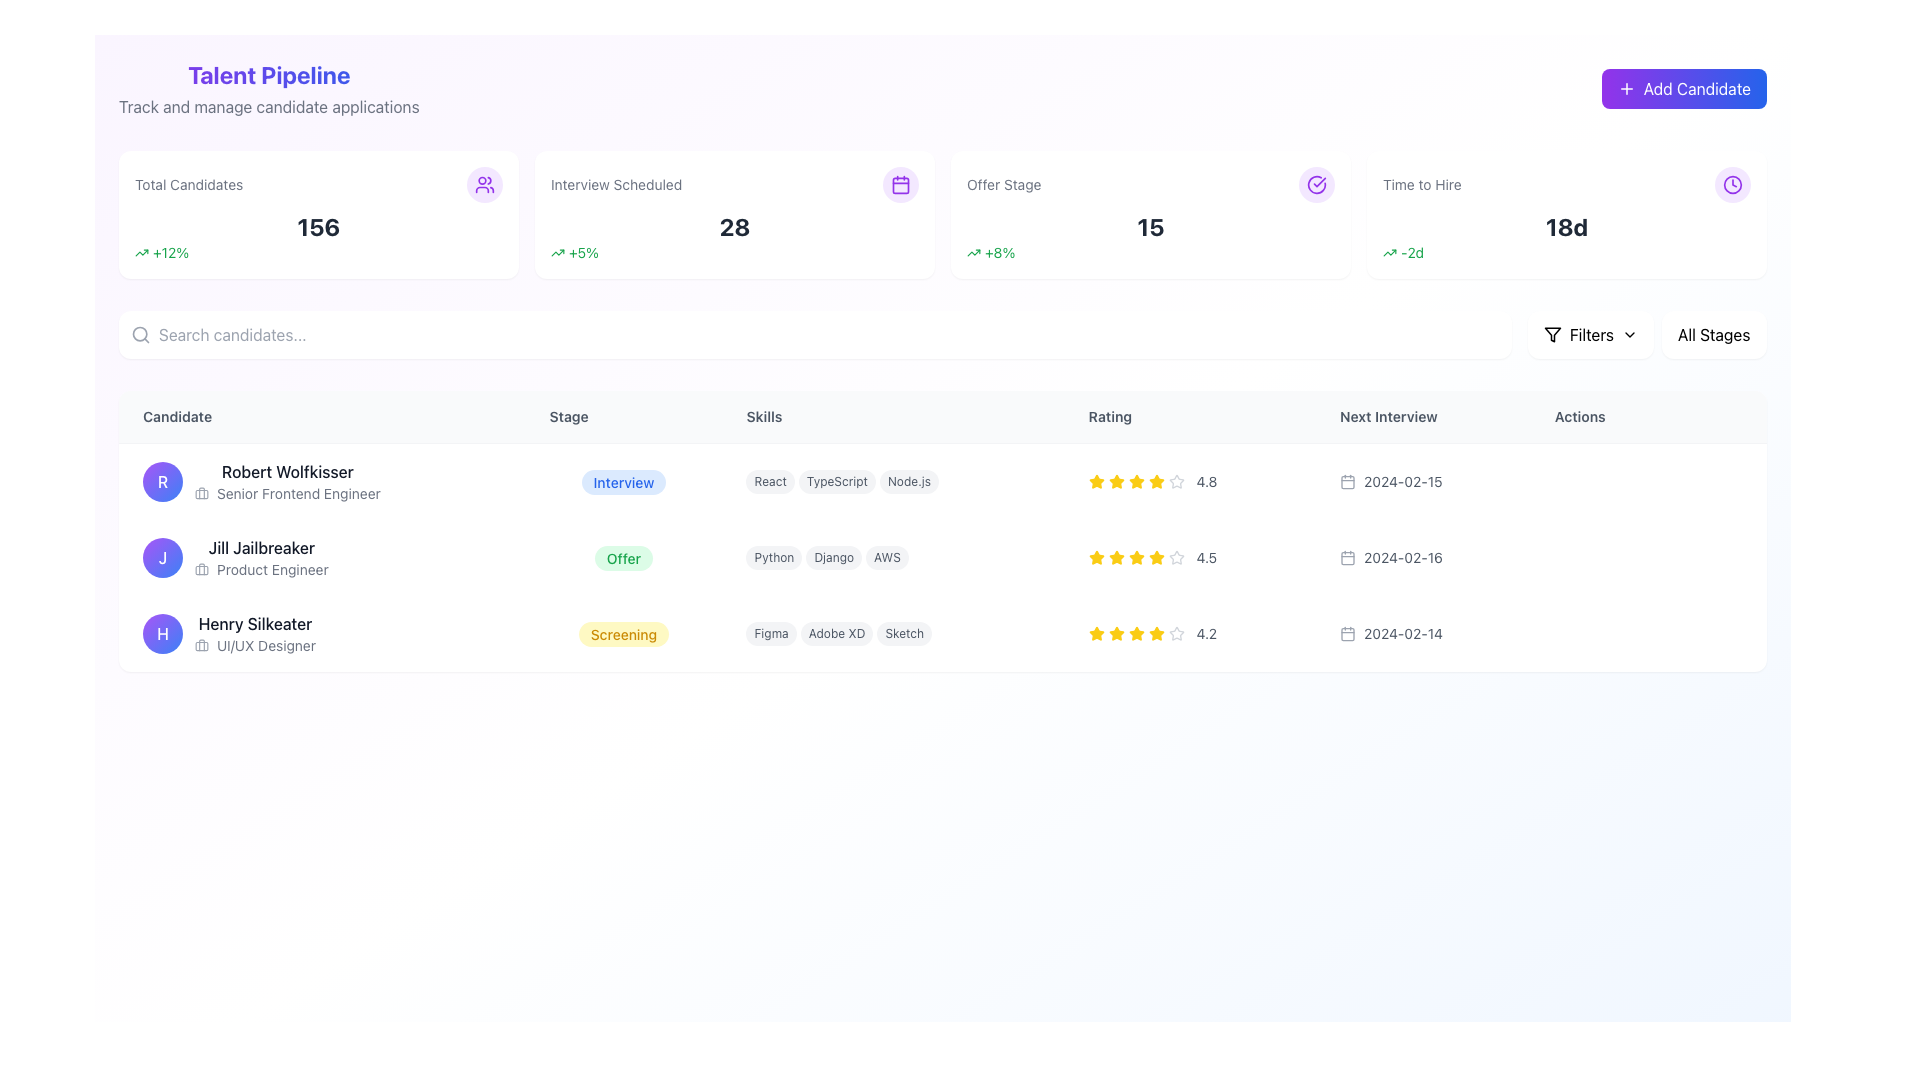  What do you see at coordinates (1004, 185) in the screenshot?
I see `the static text label indicating 'Offer Stage' located below the heading 'Talent Pipeline' in the third visual card from the left` at bounding box center [1004, 185].